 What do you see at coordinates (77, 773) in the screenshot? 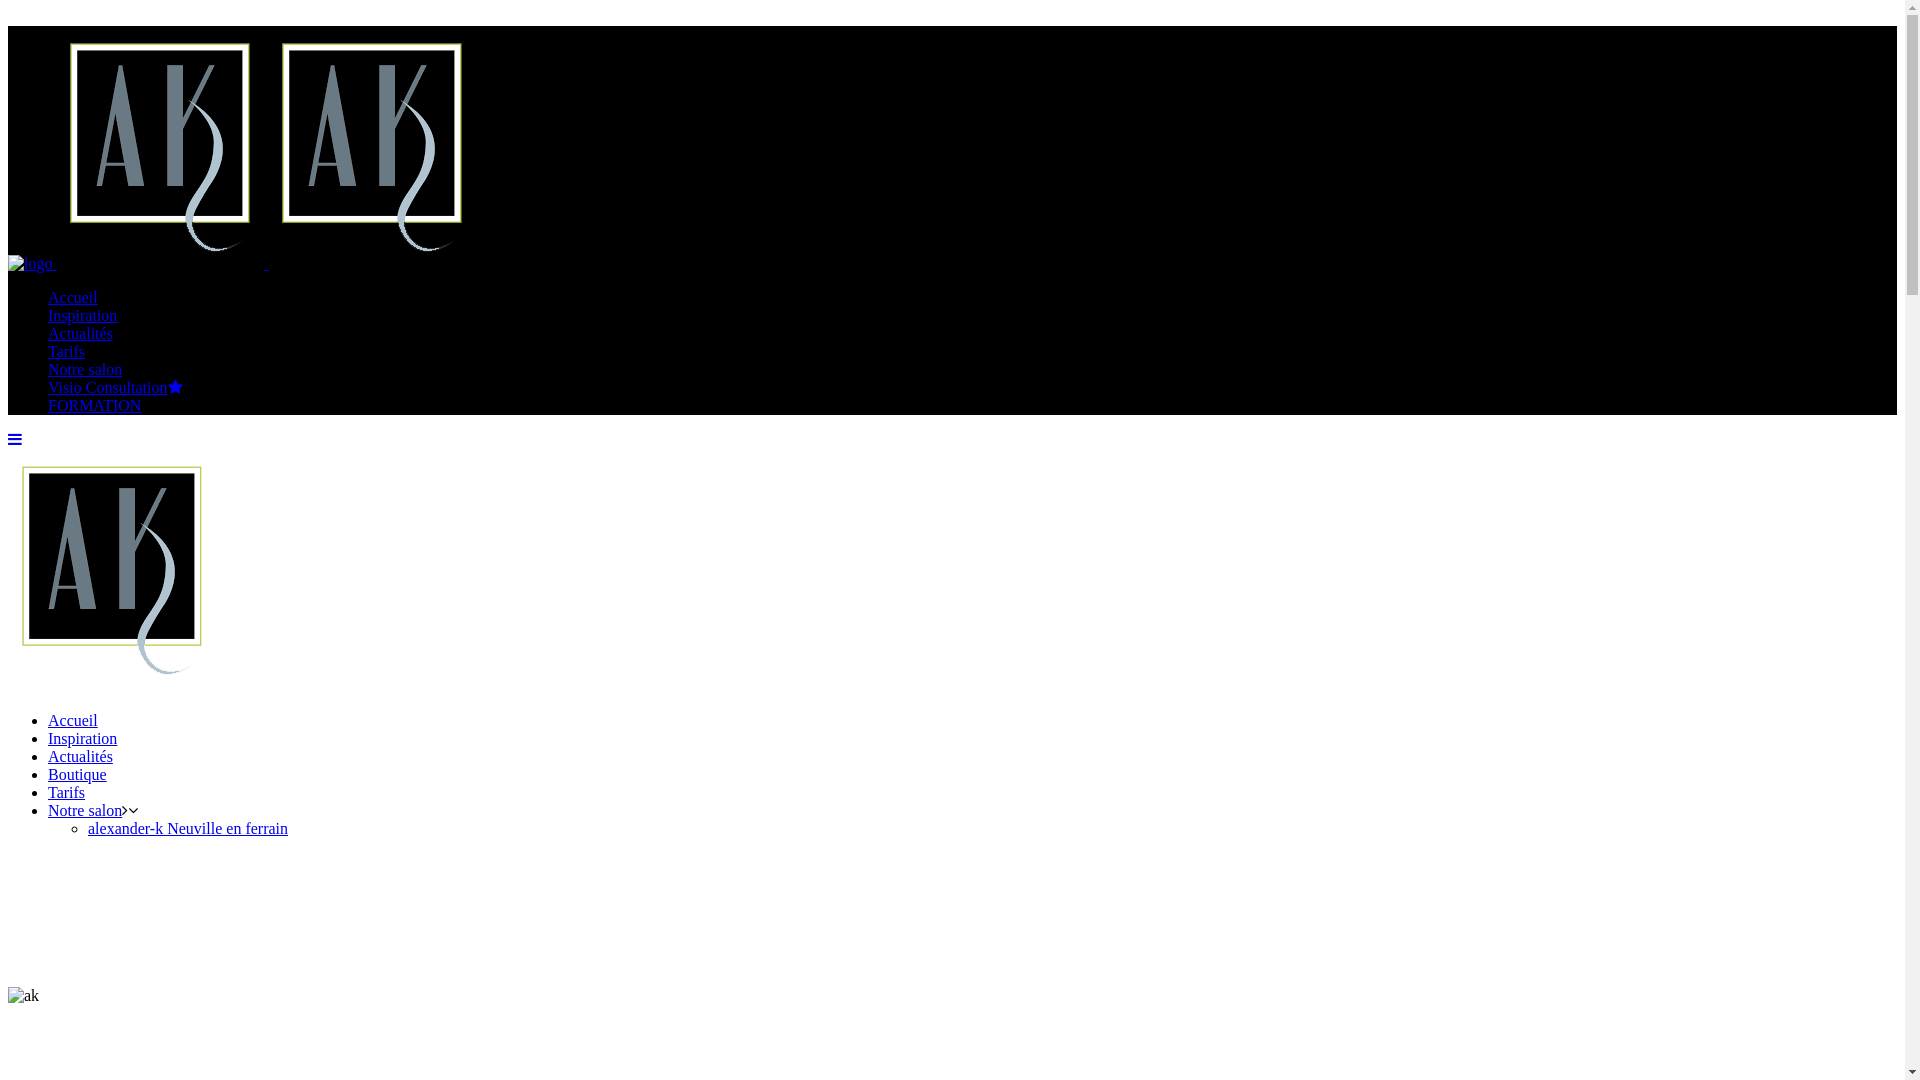
I see `'Boutique'` at bounding box center [77, 773].